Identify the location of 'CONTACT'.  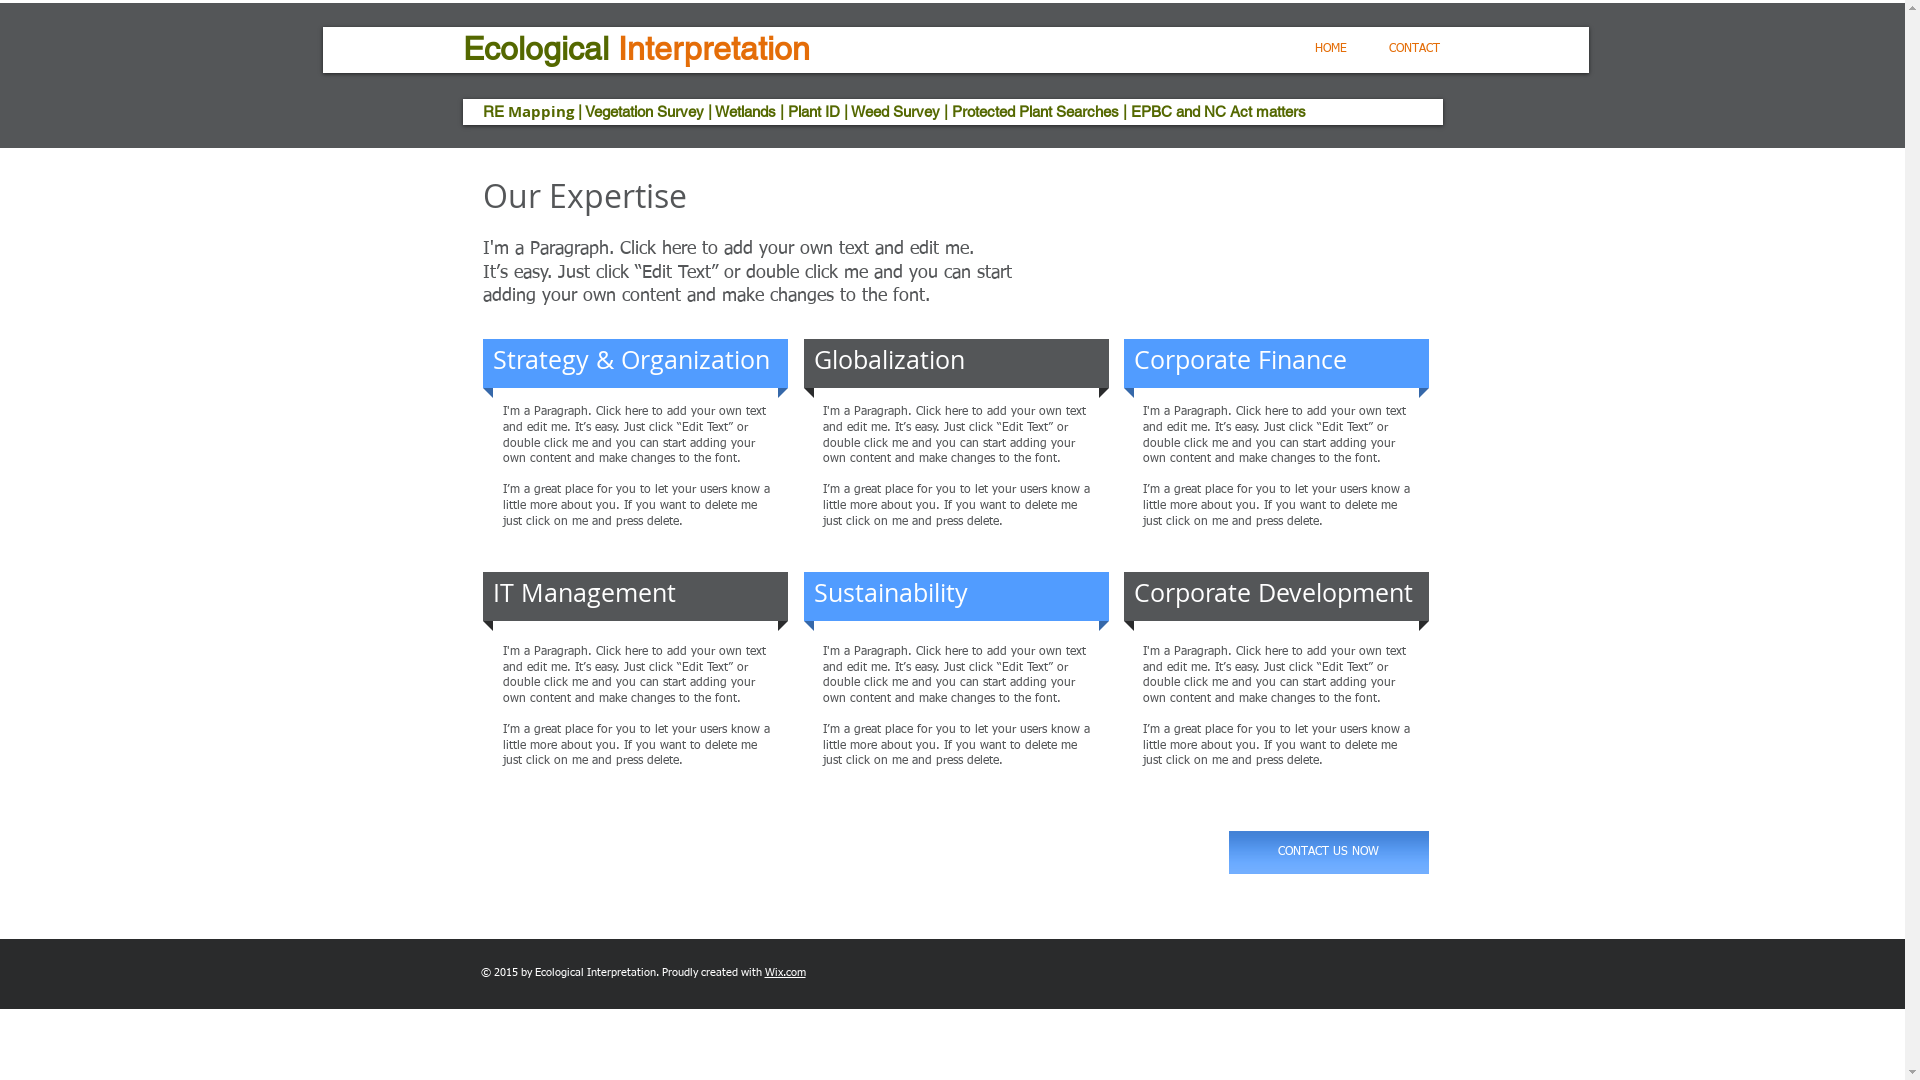
(1413, 48).